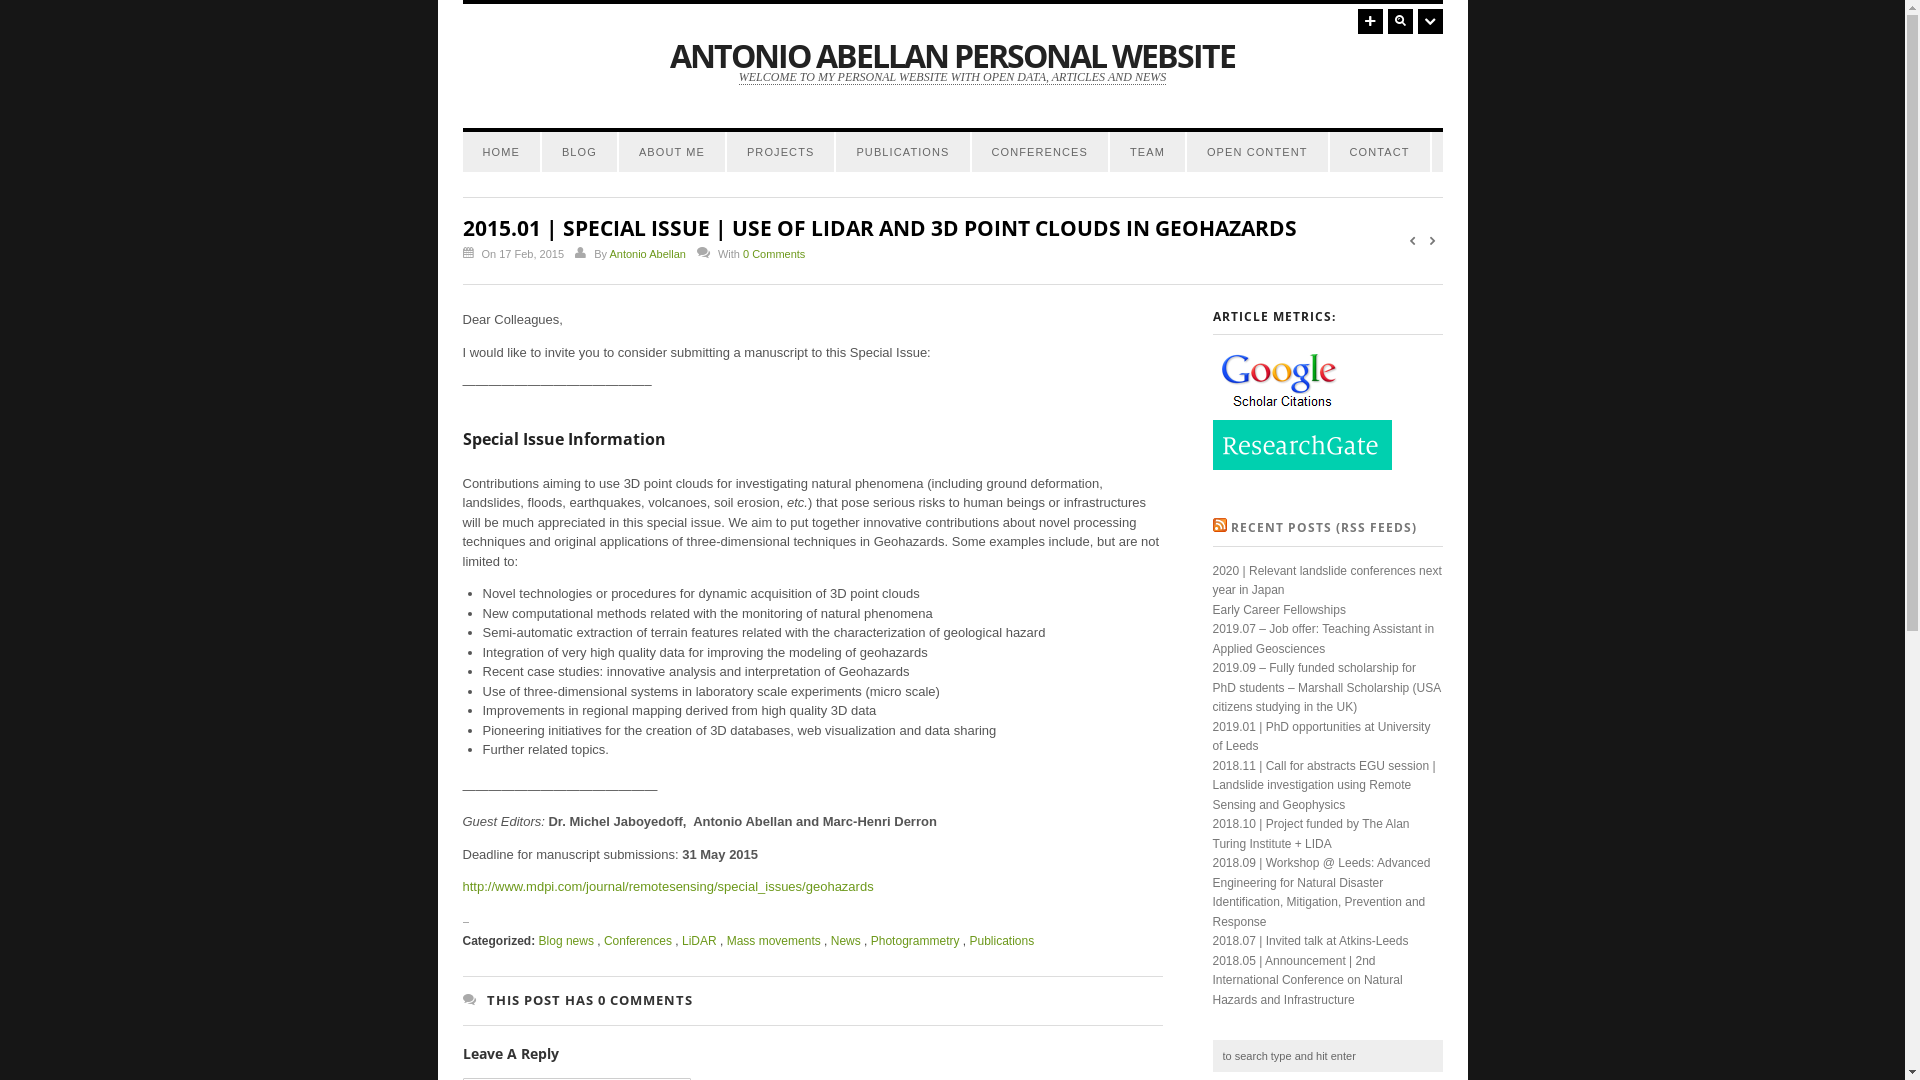  What do you see at coordinates (1379, 150) in the screenshot?
I see `'CONTACT'` at bounding box center [1379, 150].